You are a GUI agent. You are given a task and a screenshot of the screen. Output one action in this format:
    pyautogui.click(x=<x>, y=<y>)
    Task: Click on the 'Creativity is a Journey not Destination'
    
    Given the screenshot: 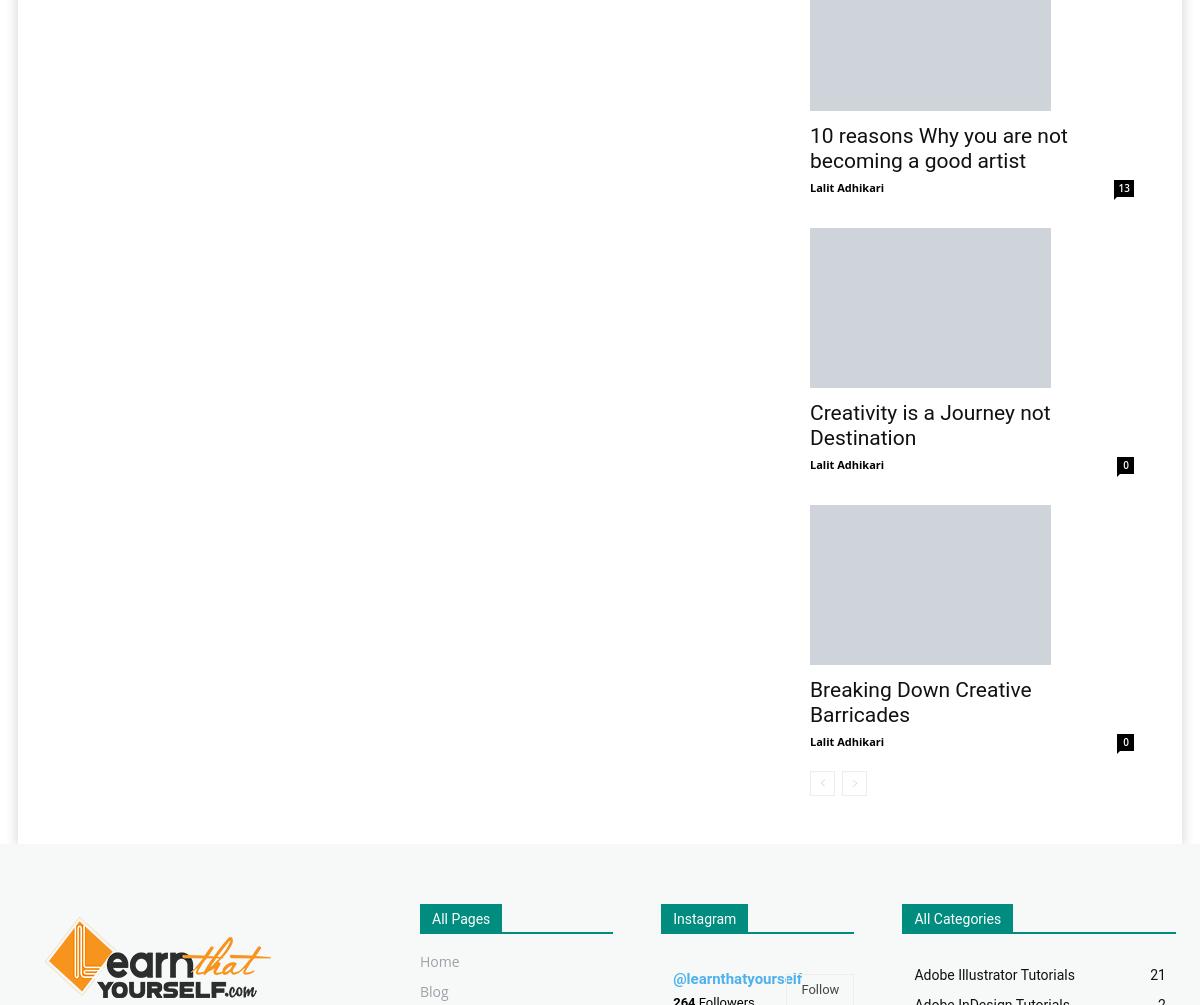 What is the action you would take?
    pyautogui.click(x=930, y=425)
    